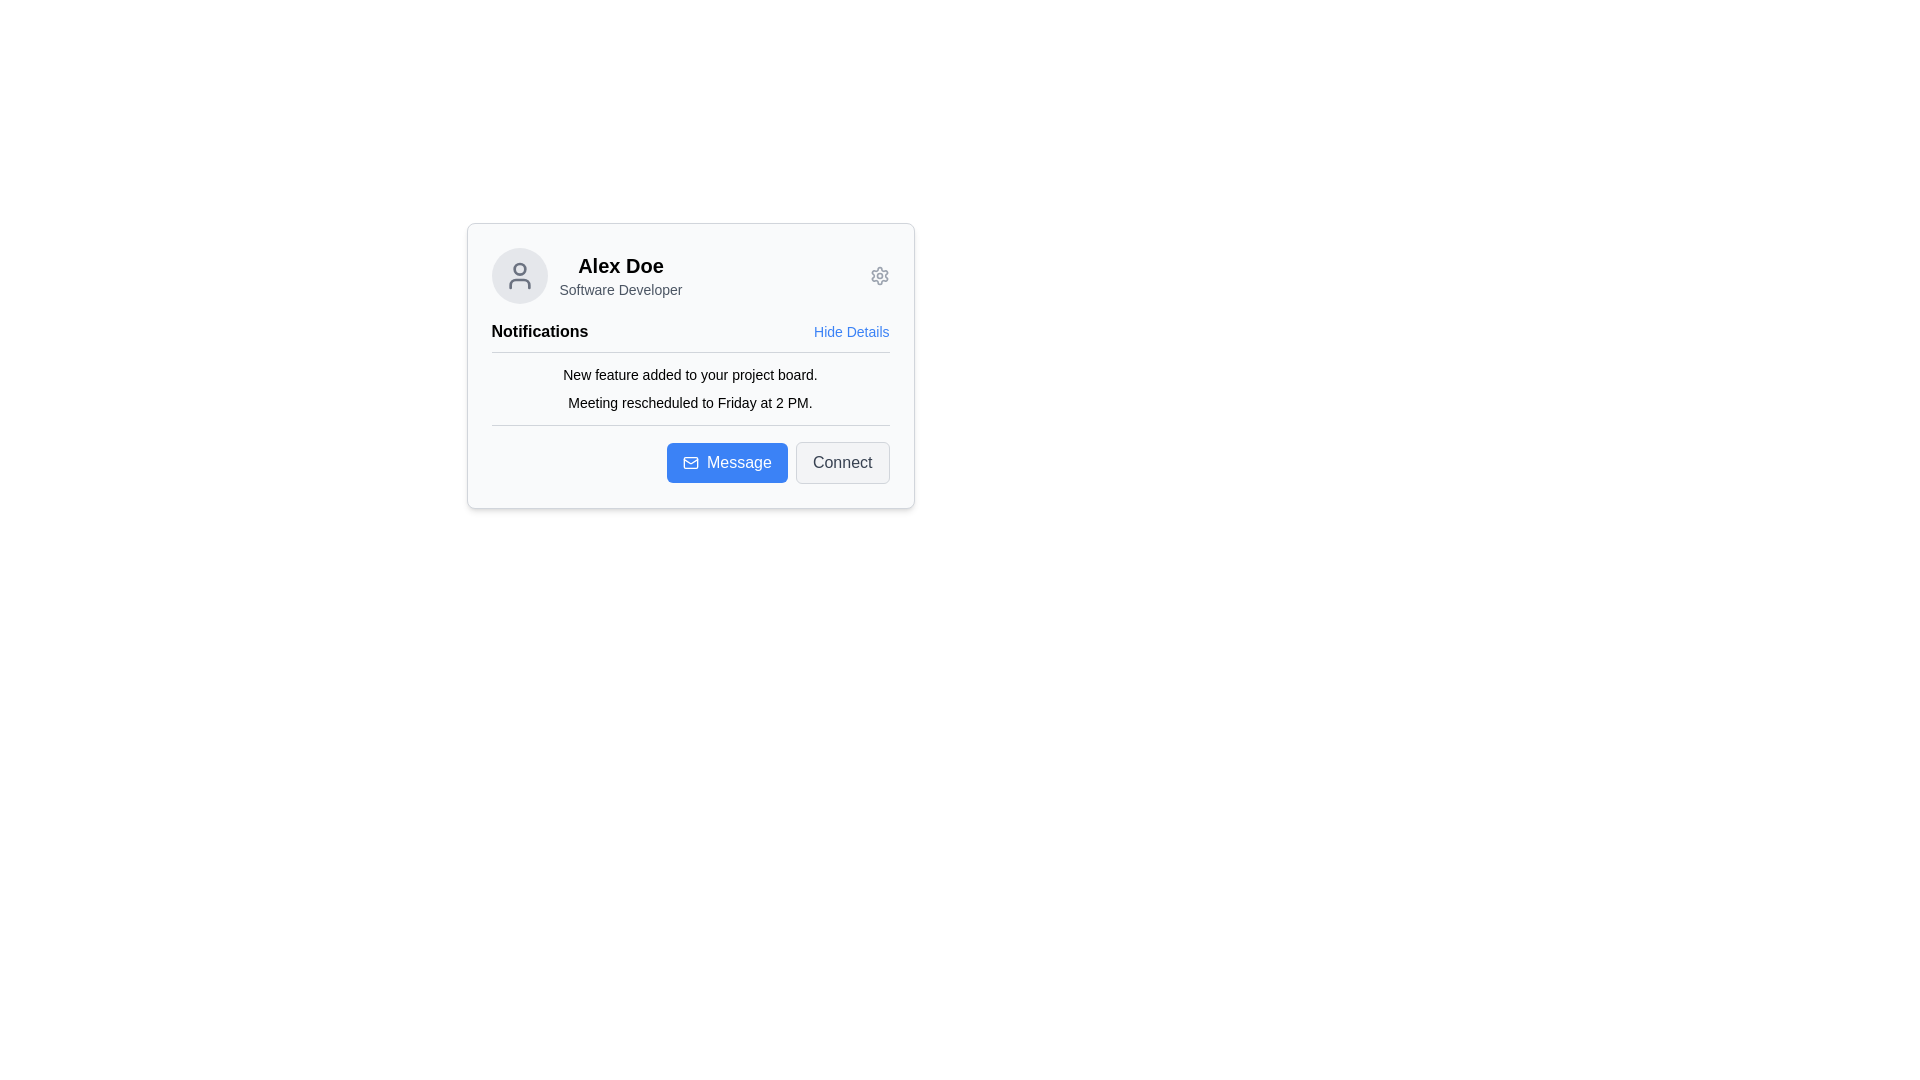  I want to click on the interactive link in the top-right corner of the notification section, so click(851, 330).